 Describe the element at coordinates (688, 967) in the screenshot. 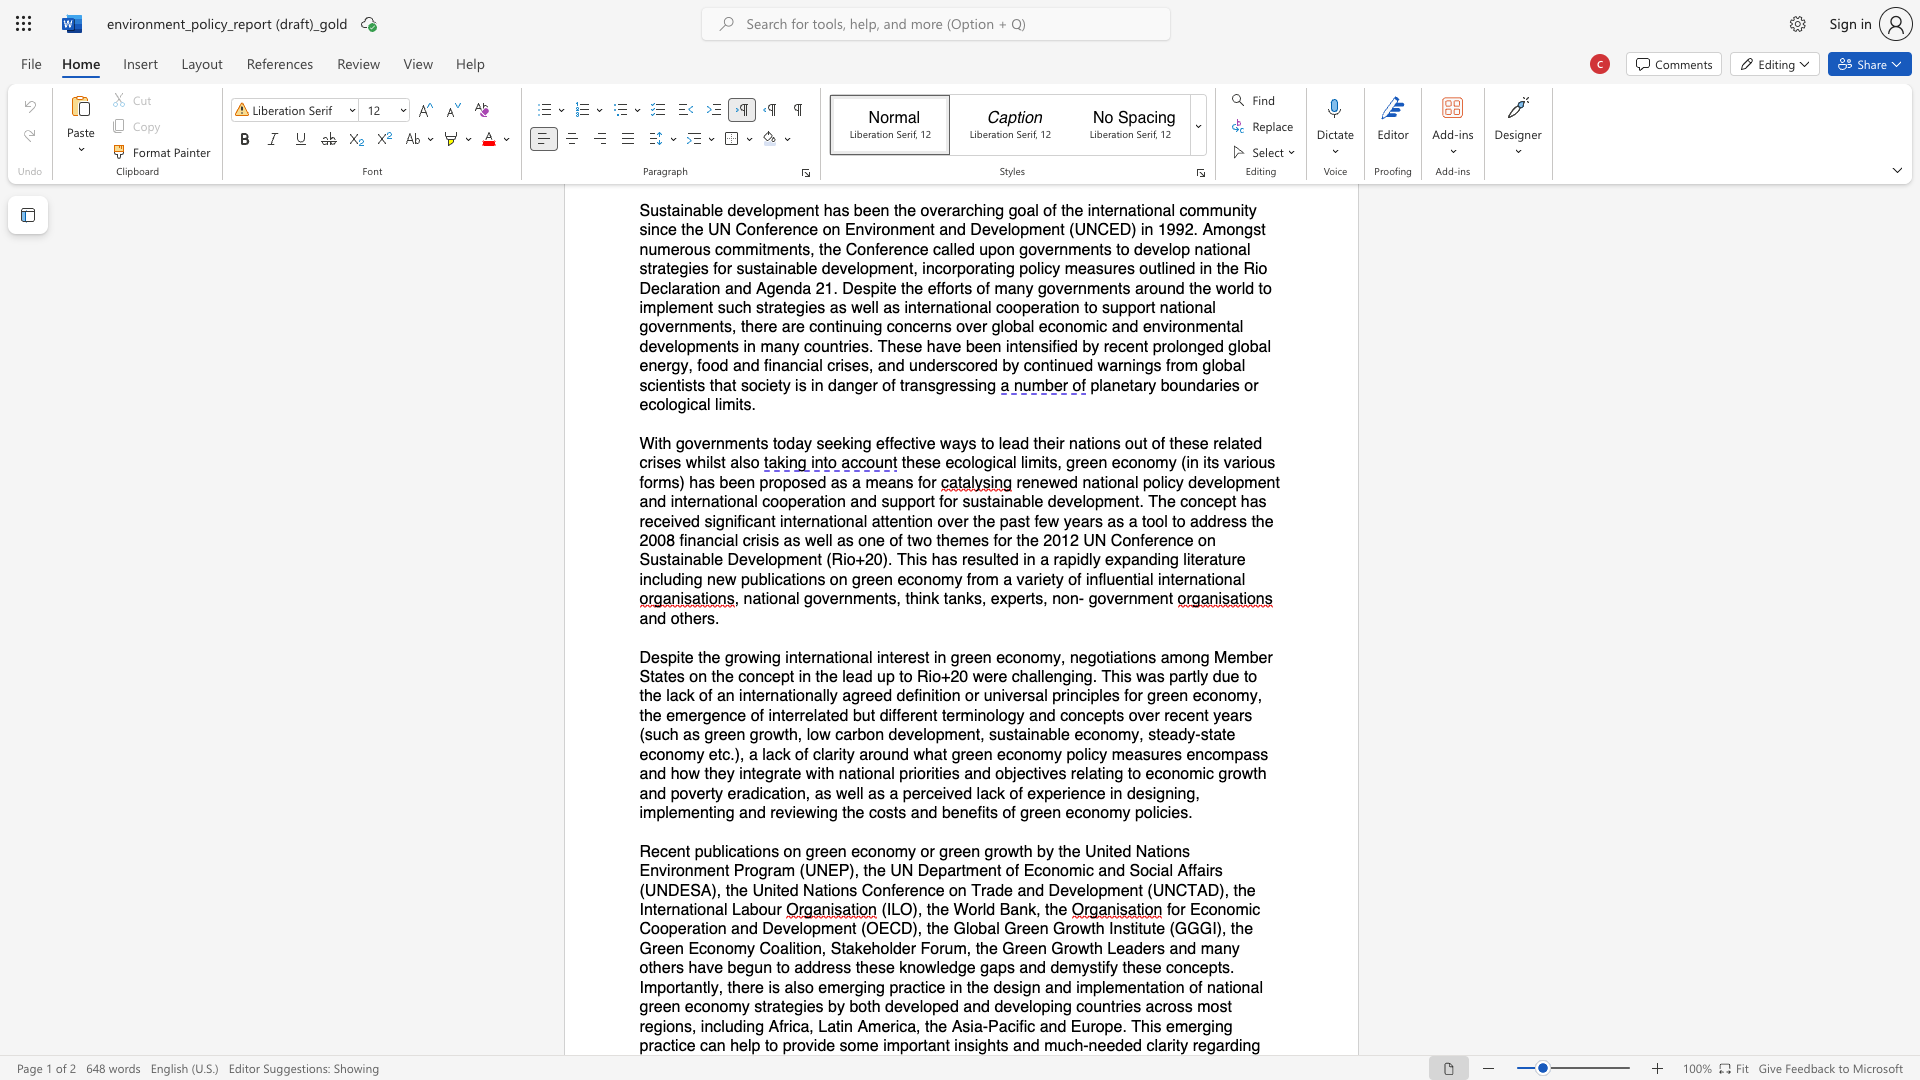

I see `the subset text "have begun to address these knowledge gaps and demystify these concepts. Importantly, there is also emerging practice in the design and implementation of national green economy strategies by both developed and developin" within the text "for Economic Cooperation and Development (OECD), the Global Green Growth Institute (GGGI), the Green Economy Coalition, Stakeholder Forum, the Green Growth Leaders and many others have begun to address these knowledge gaps and demystify these concepts. Importantly, there is also emerging practice in the design and implementation of national green economy strategies by both developed and developing countries across most regions, including Africa, Latin America, the Asia‐Pacific and Europe. This emerging practice can help to provide some important insights and much‐needed clarity"` at that location.